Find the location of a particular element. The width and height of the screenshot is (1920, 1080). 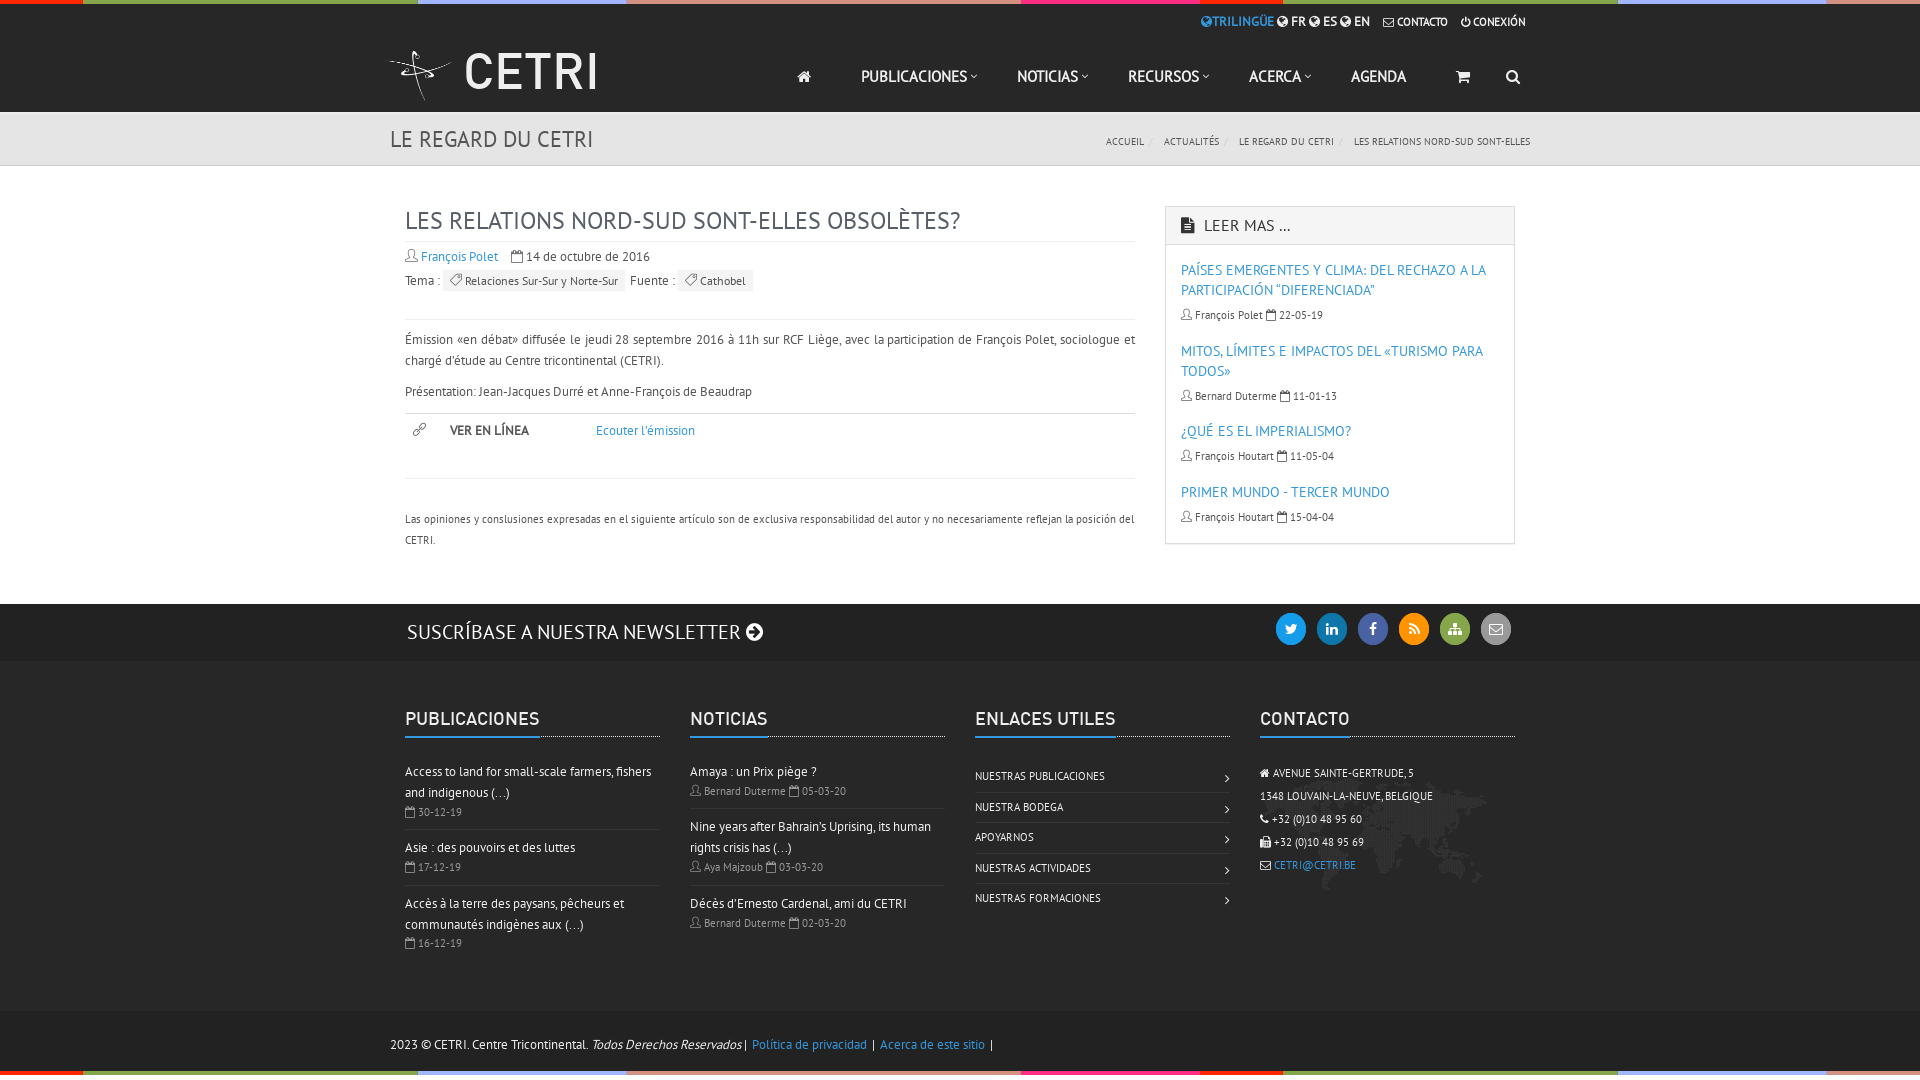

'NUESTRA BODEGA' is located at coordinates (1018, 806).